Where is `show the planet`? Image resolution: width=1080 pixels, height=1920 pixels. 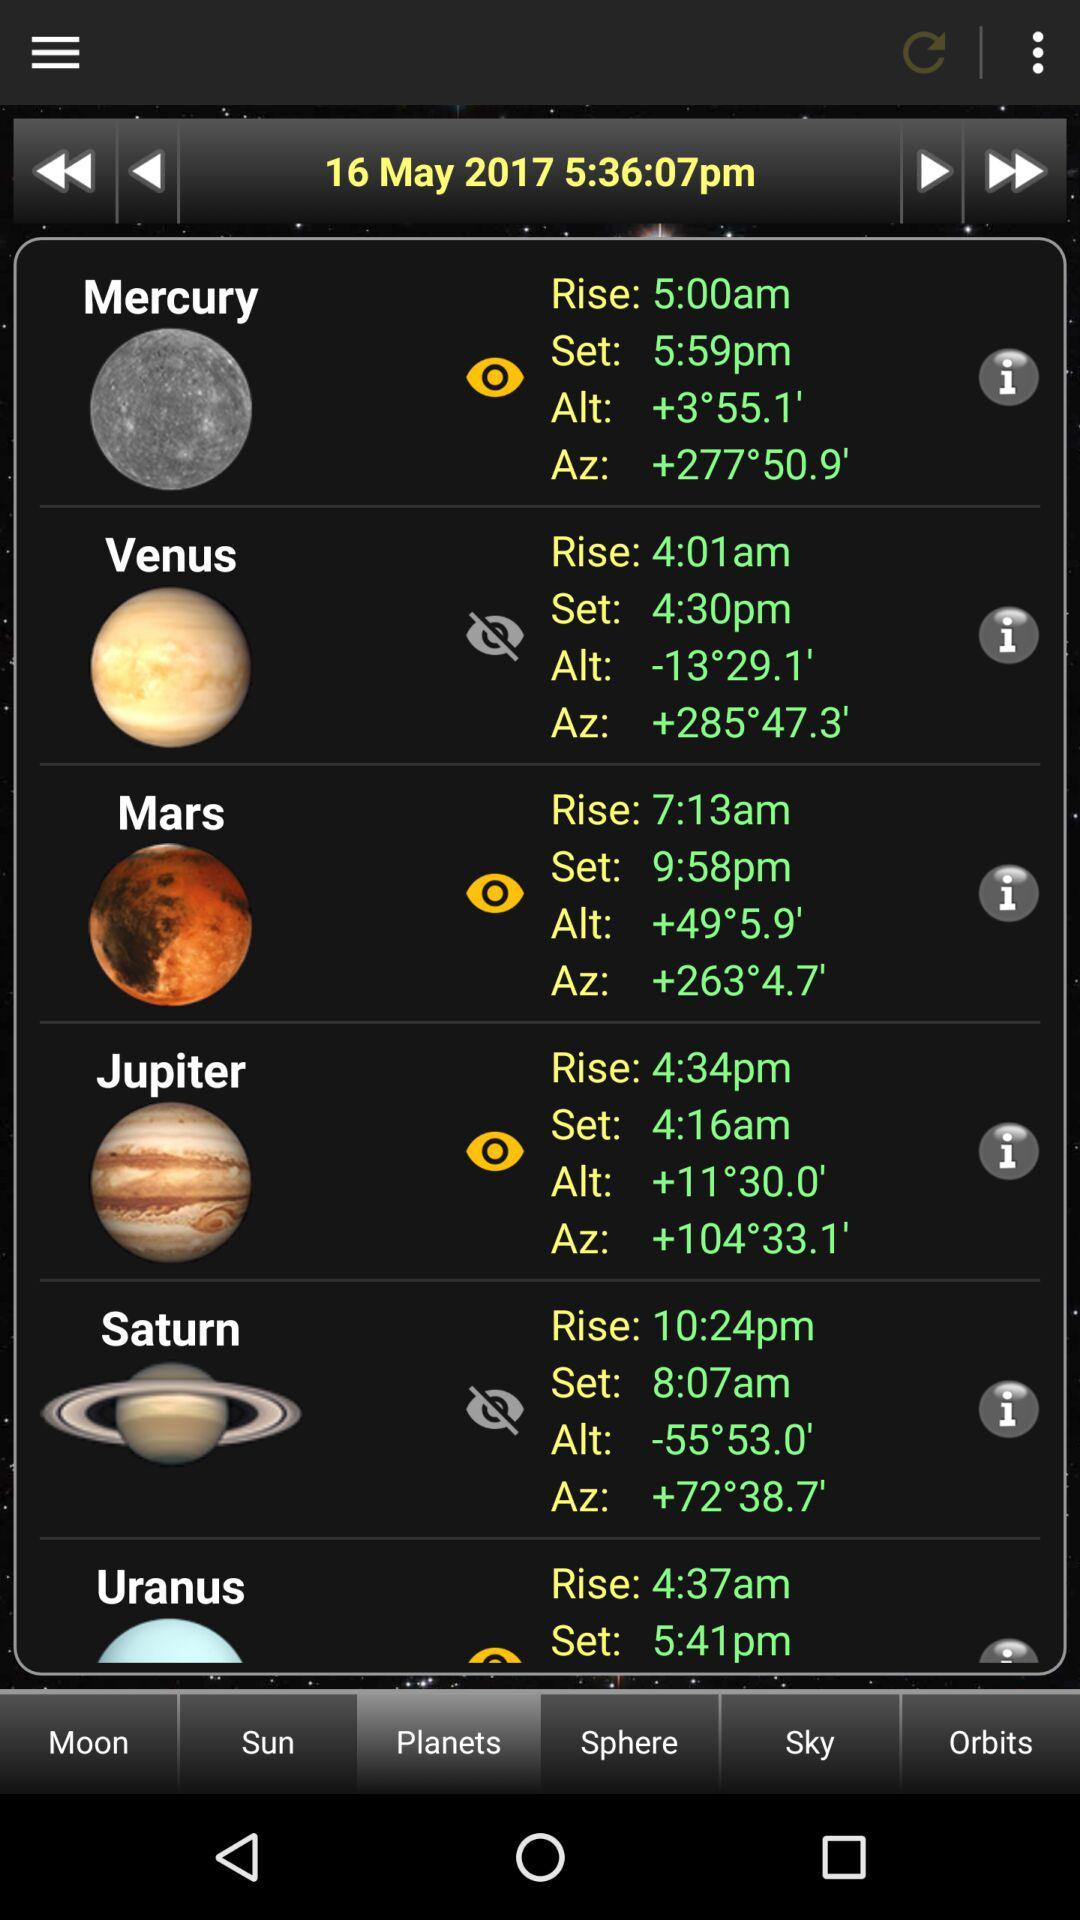
show the planet is located at coordinates (494, 1408).